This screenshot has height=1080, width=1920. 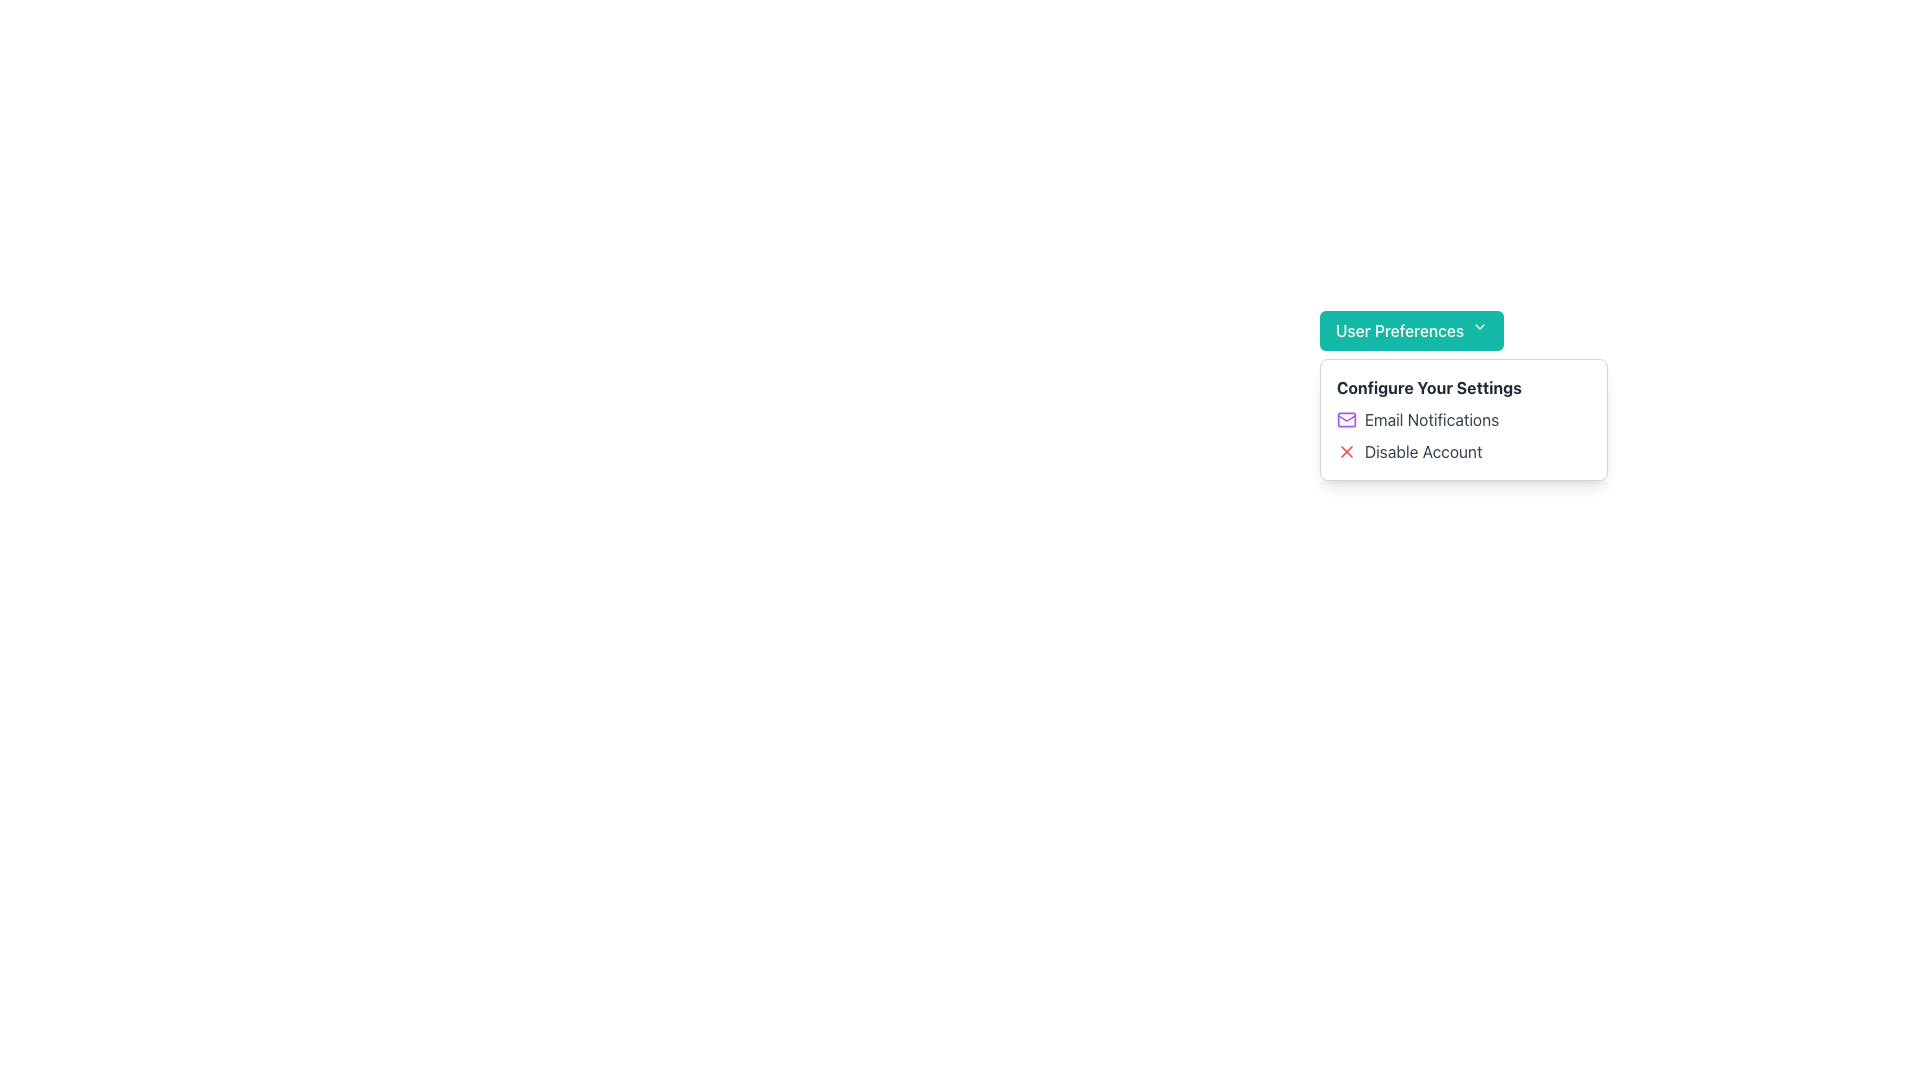 I want to click on the red 'X' icon located to the left of the 'Disable Account' text within the 'Configure Your Settings' grouping, so click(x=1346, y=451).